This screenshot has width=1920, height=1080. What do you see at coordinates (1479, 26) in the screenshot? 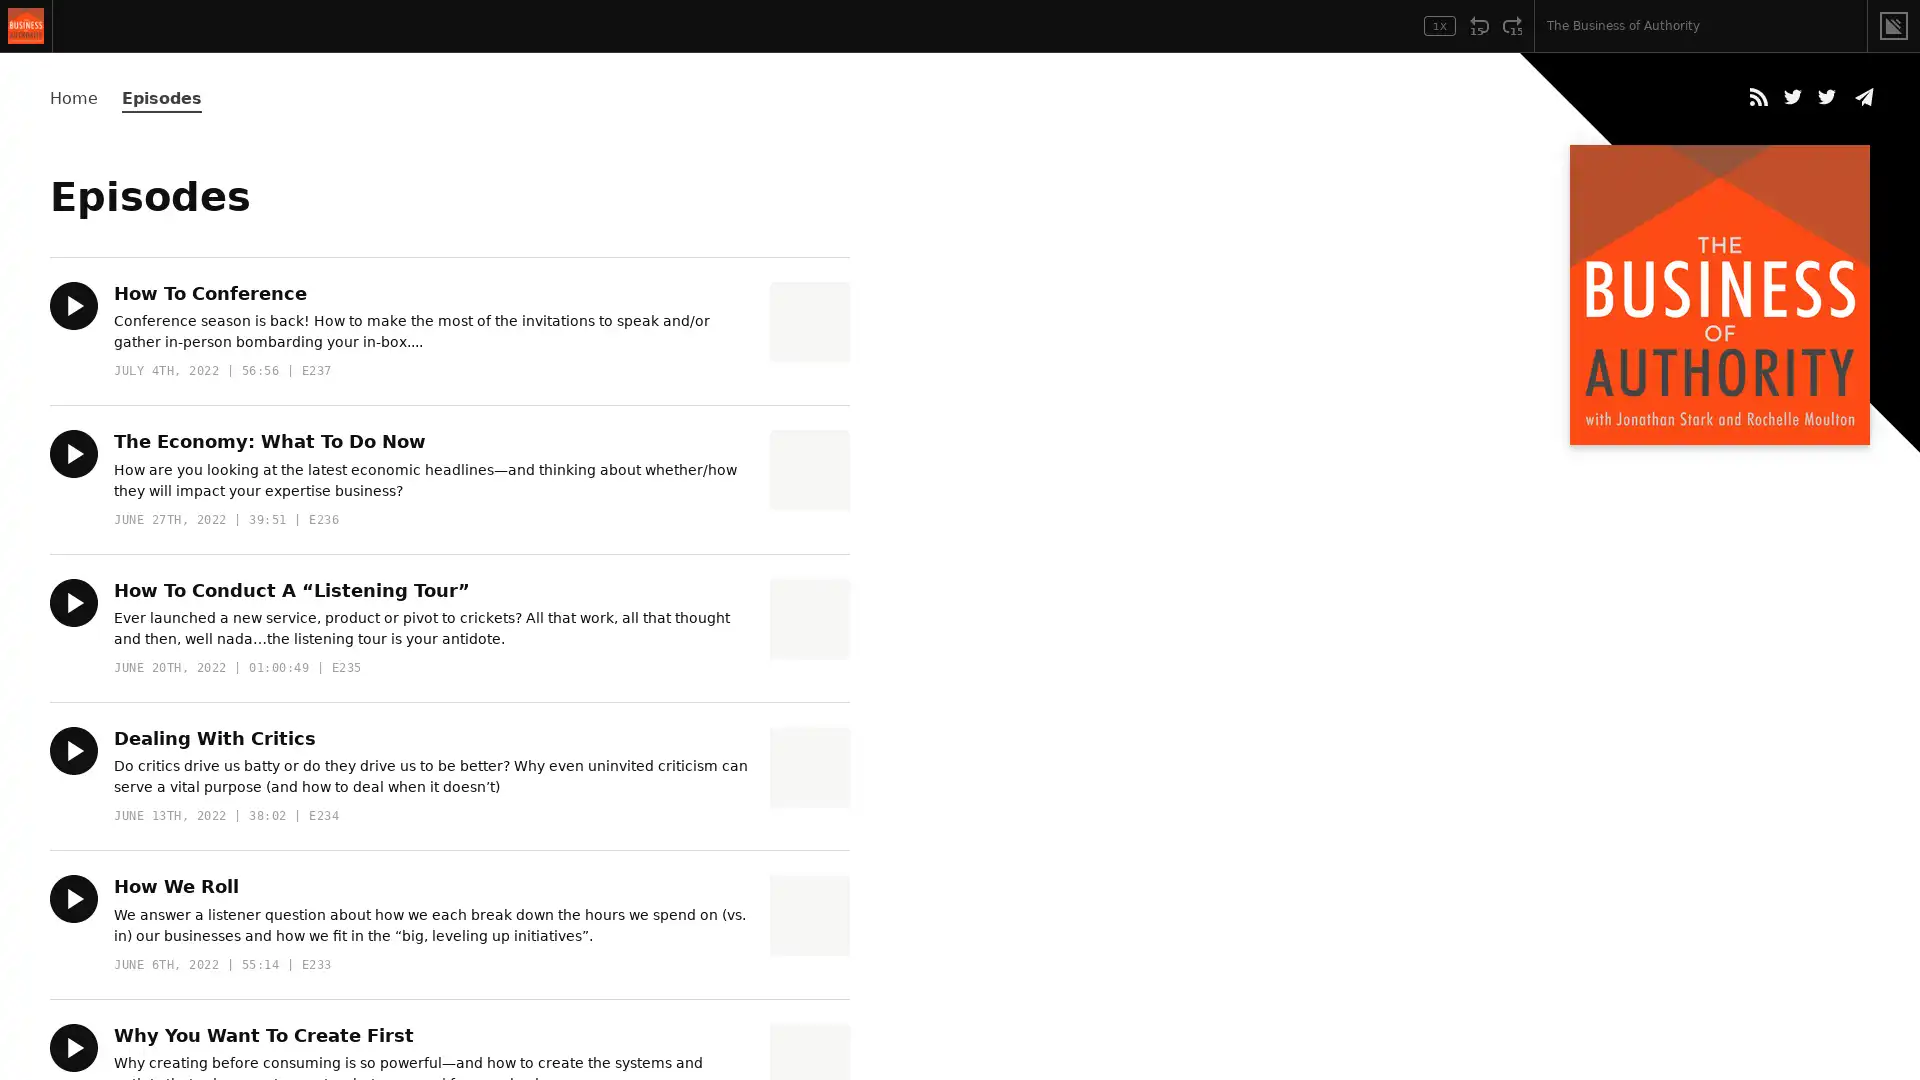
I see `Rewind 15 Seconds` at bounding box center [1479, 26].